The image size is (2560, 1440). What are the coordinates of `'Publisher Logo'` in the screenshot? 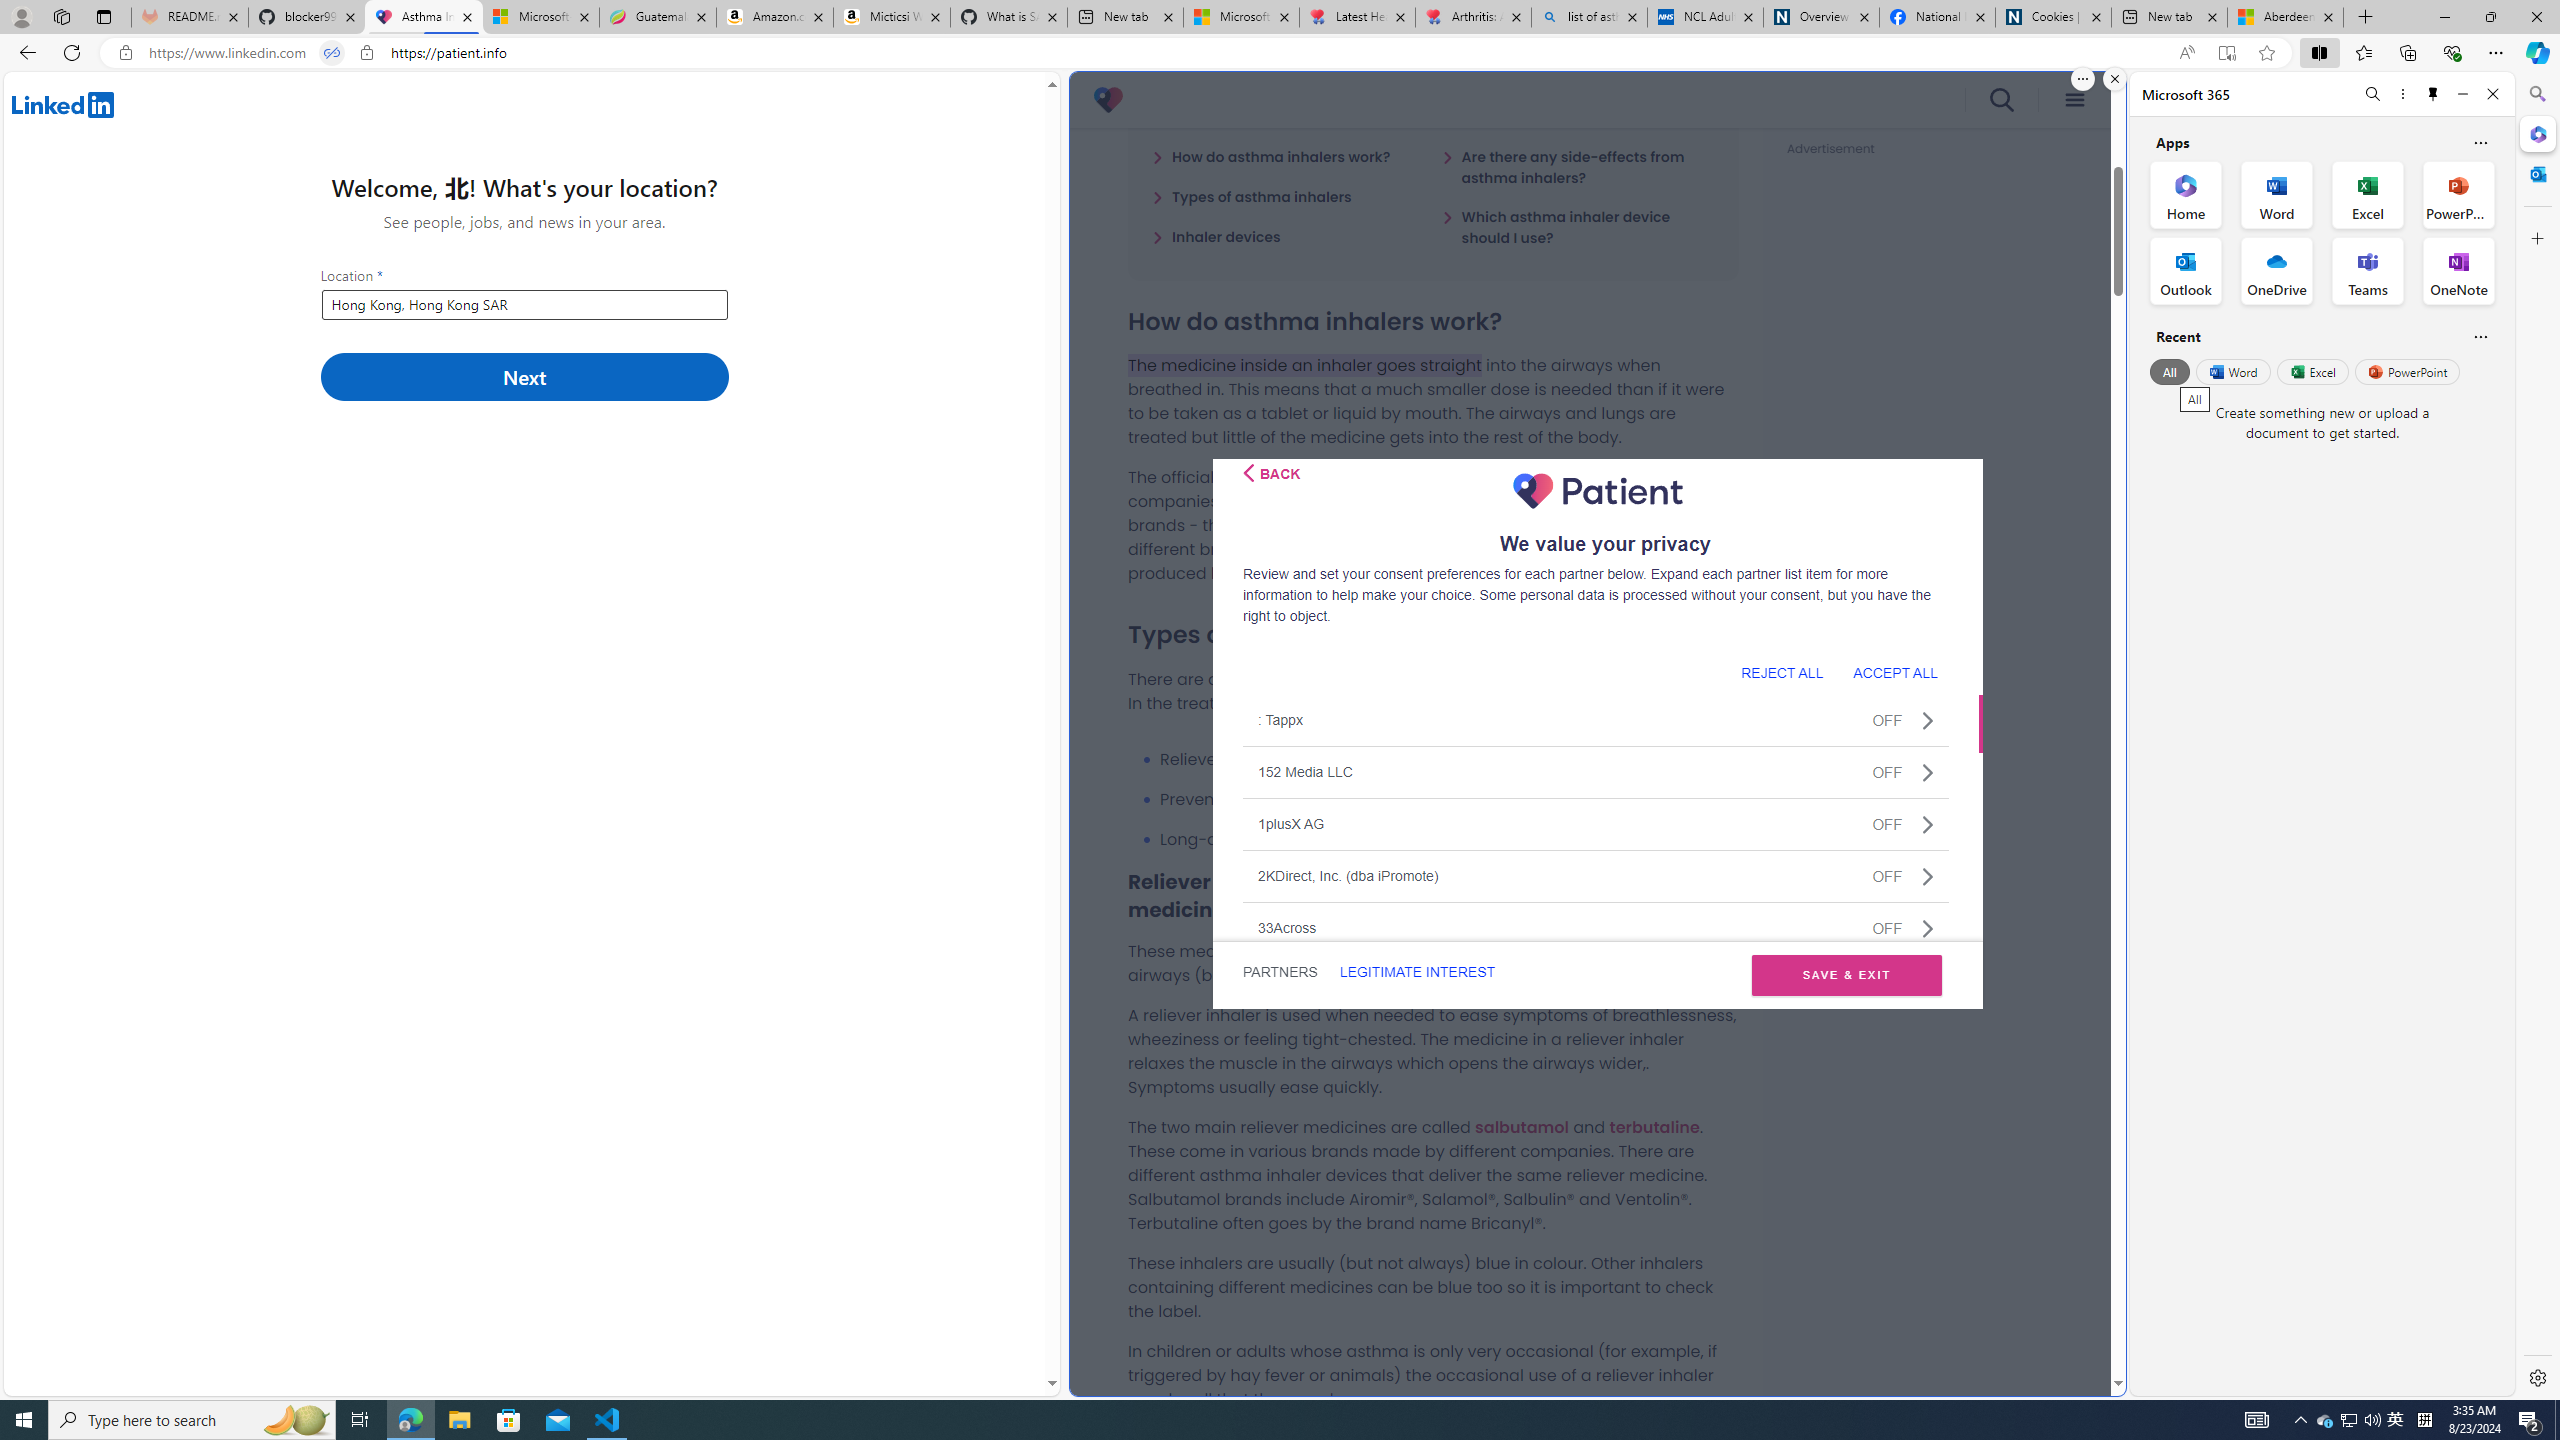 It's located at (1597, 490).